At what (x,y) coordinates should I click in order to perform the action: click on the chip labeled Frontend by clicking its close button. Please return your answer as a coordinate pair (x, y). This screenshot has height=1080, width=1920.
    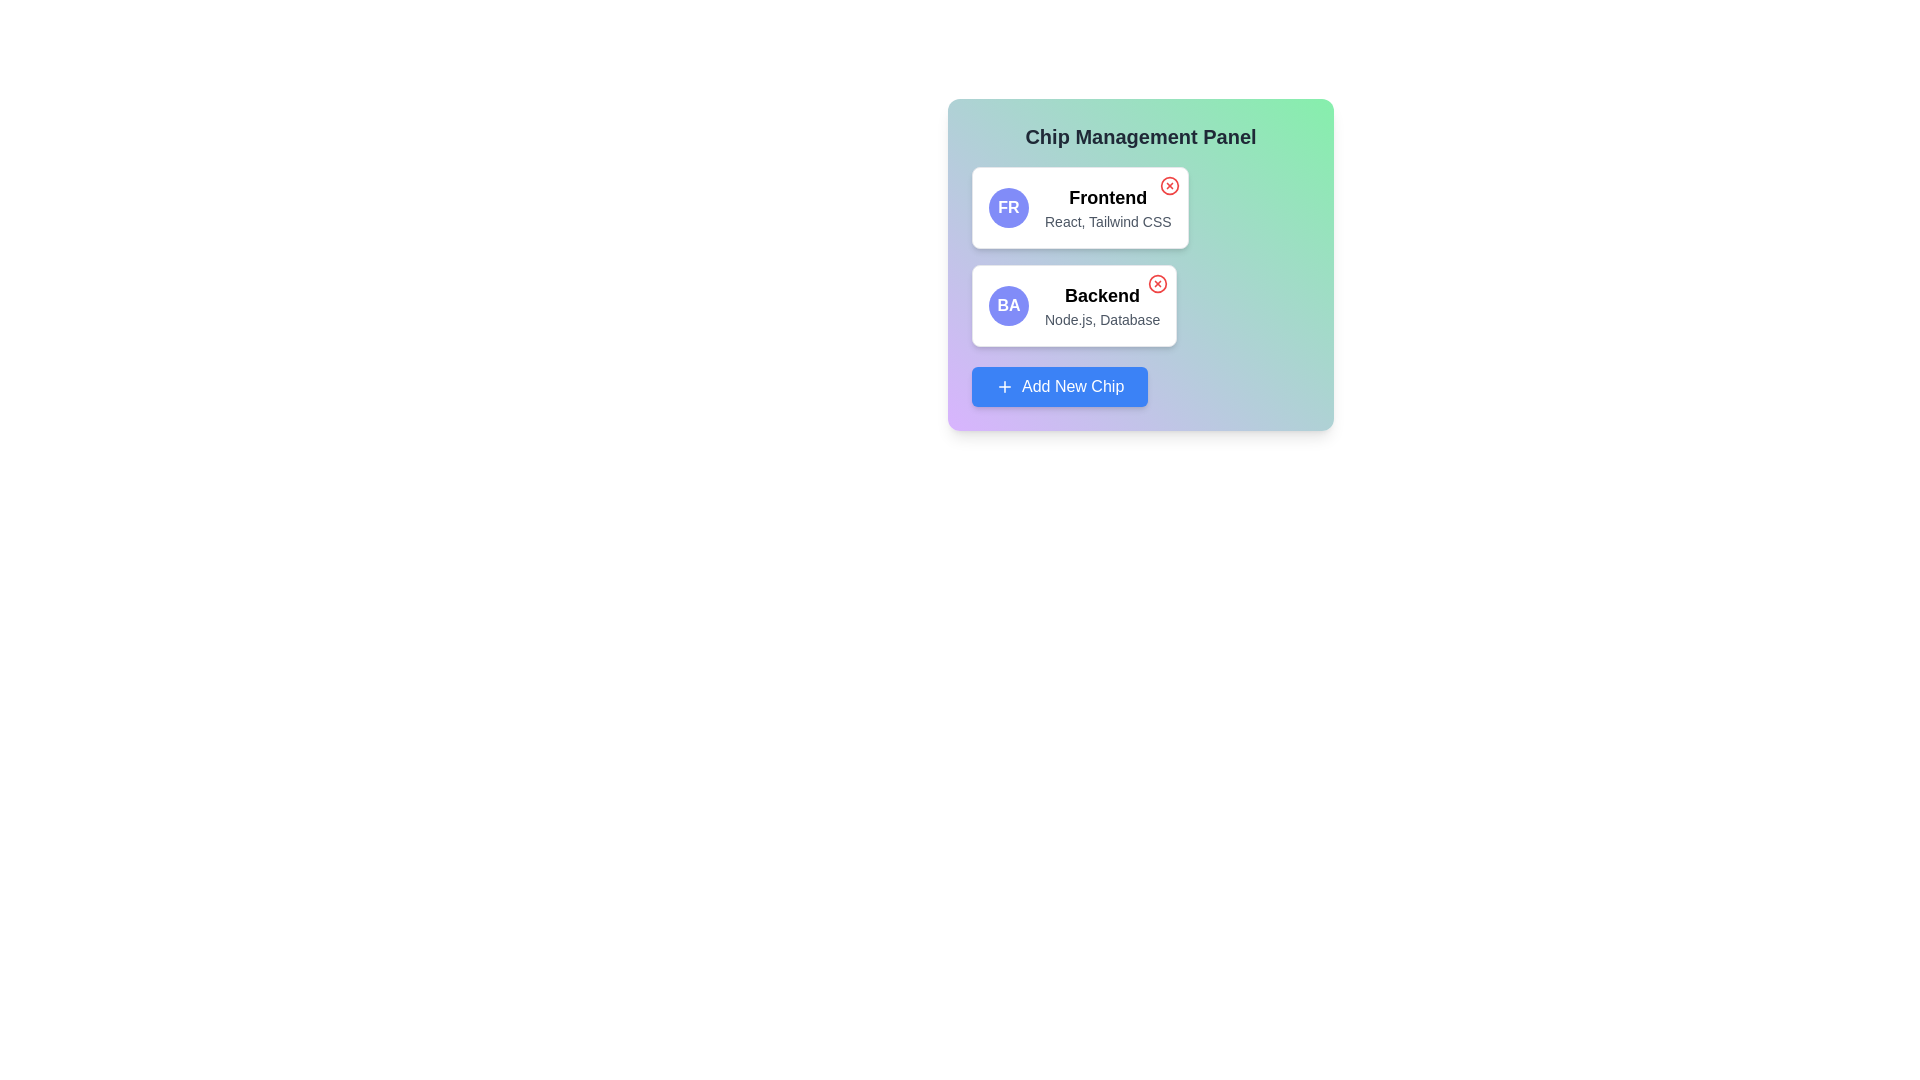
    Looking at the image, I should click on (1169, 185).